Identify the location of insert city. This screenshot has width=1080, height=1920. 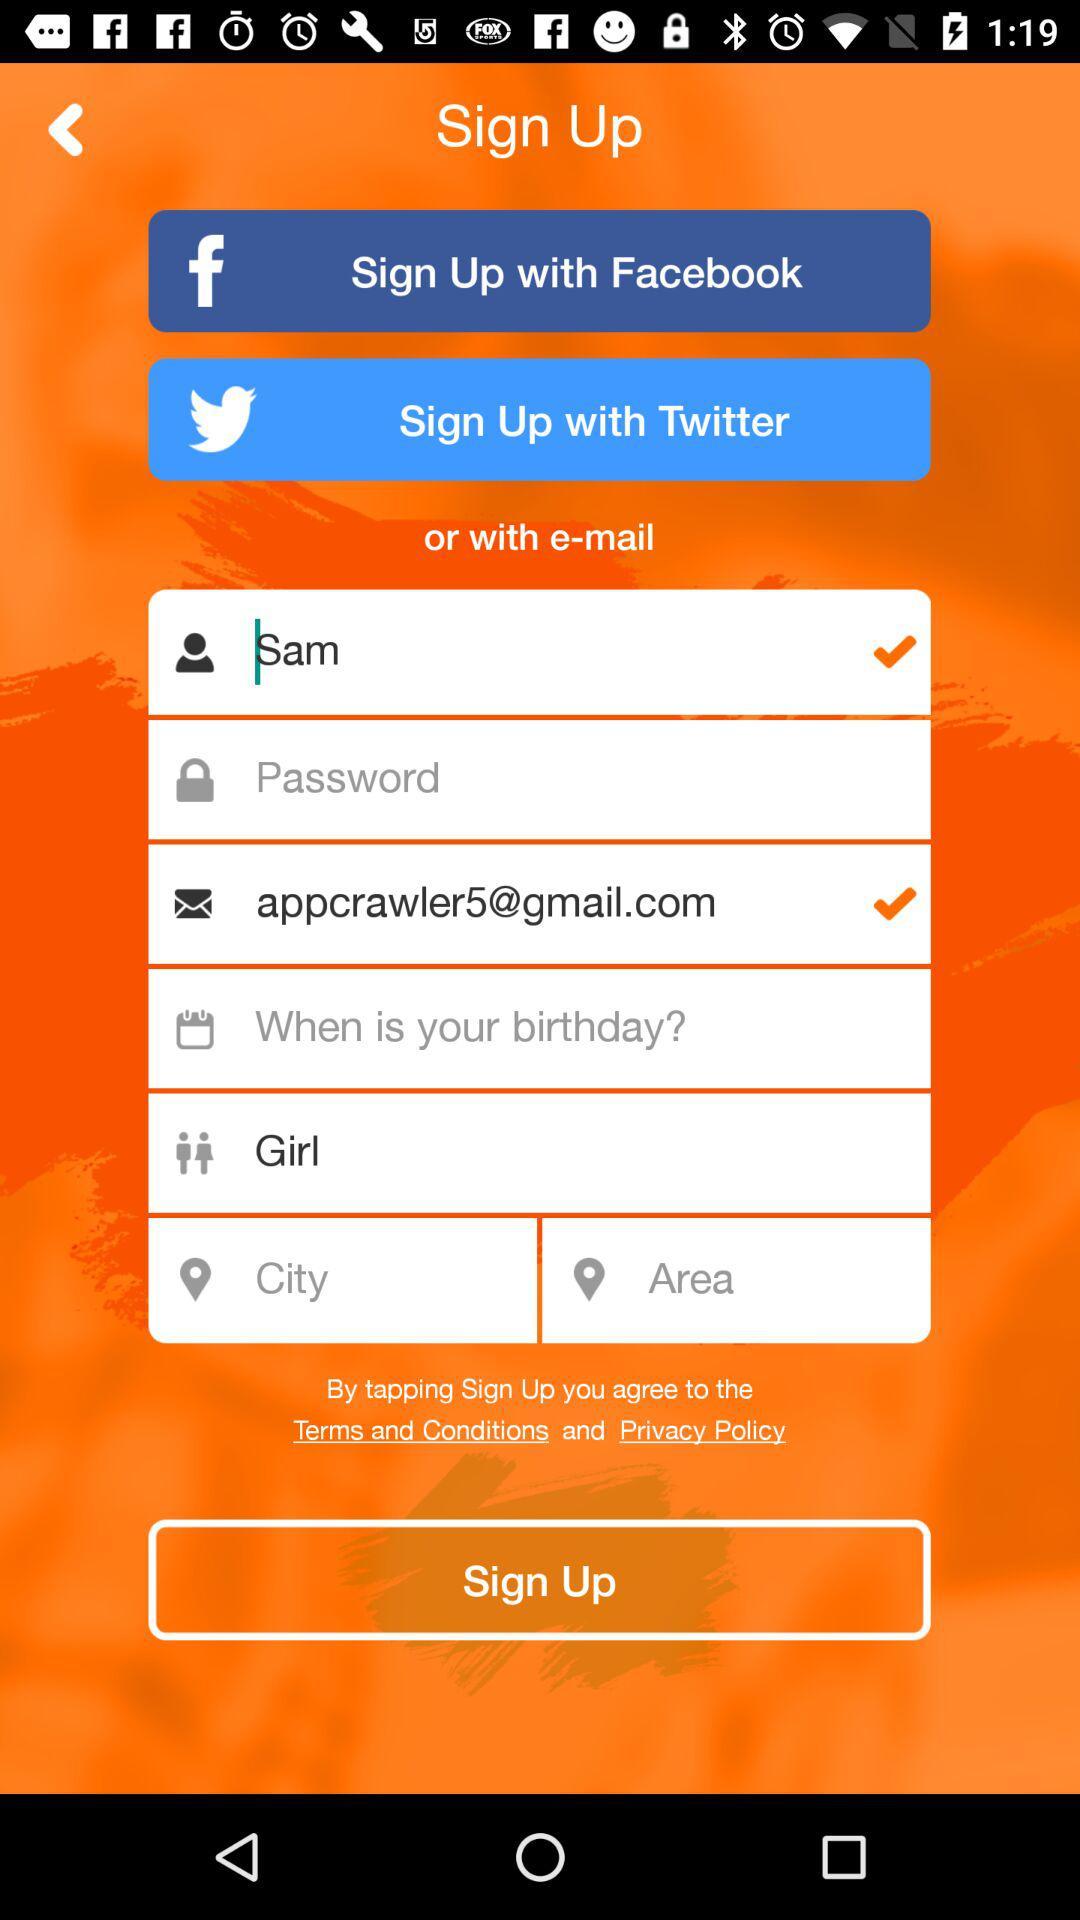
(353, 1280).